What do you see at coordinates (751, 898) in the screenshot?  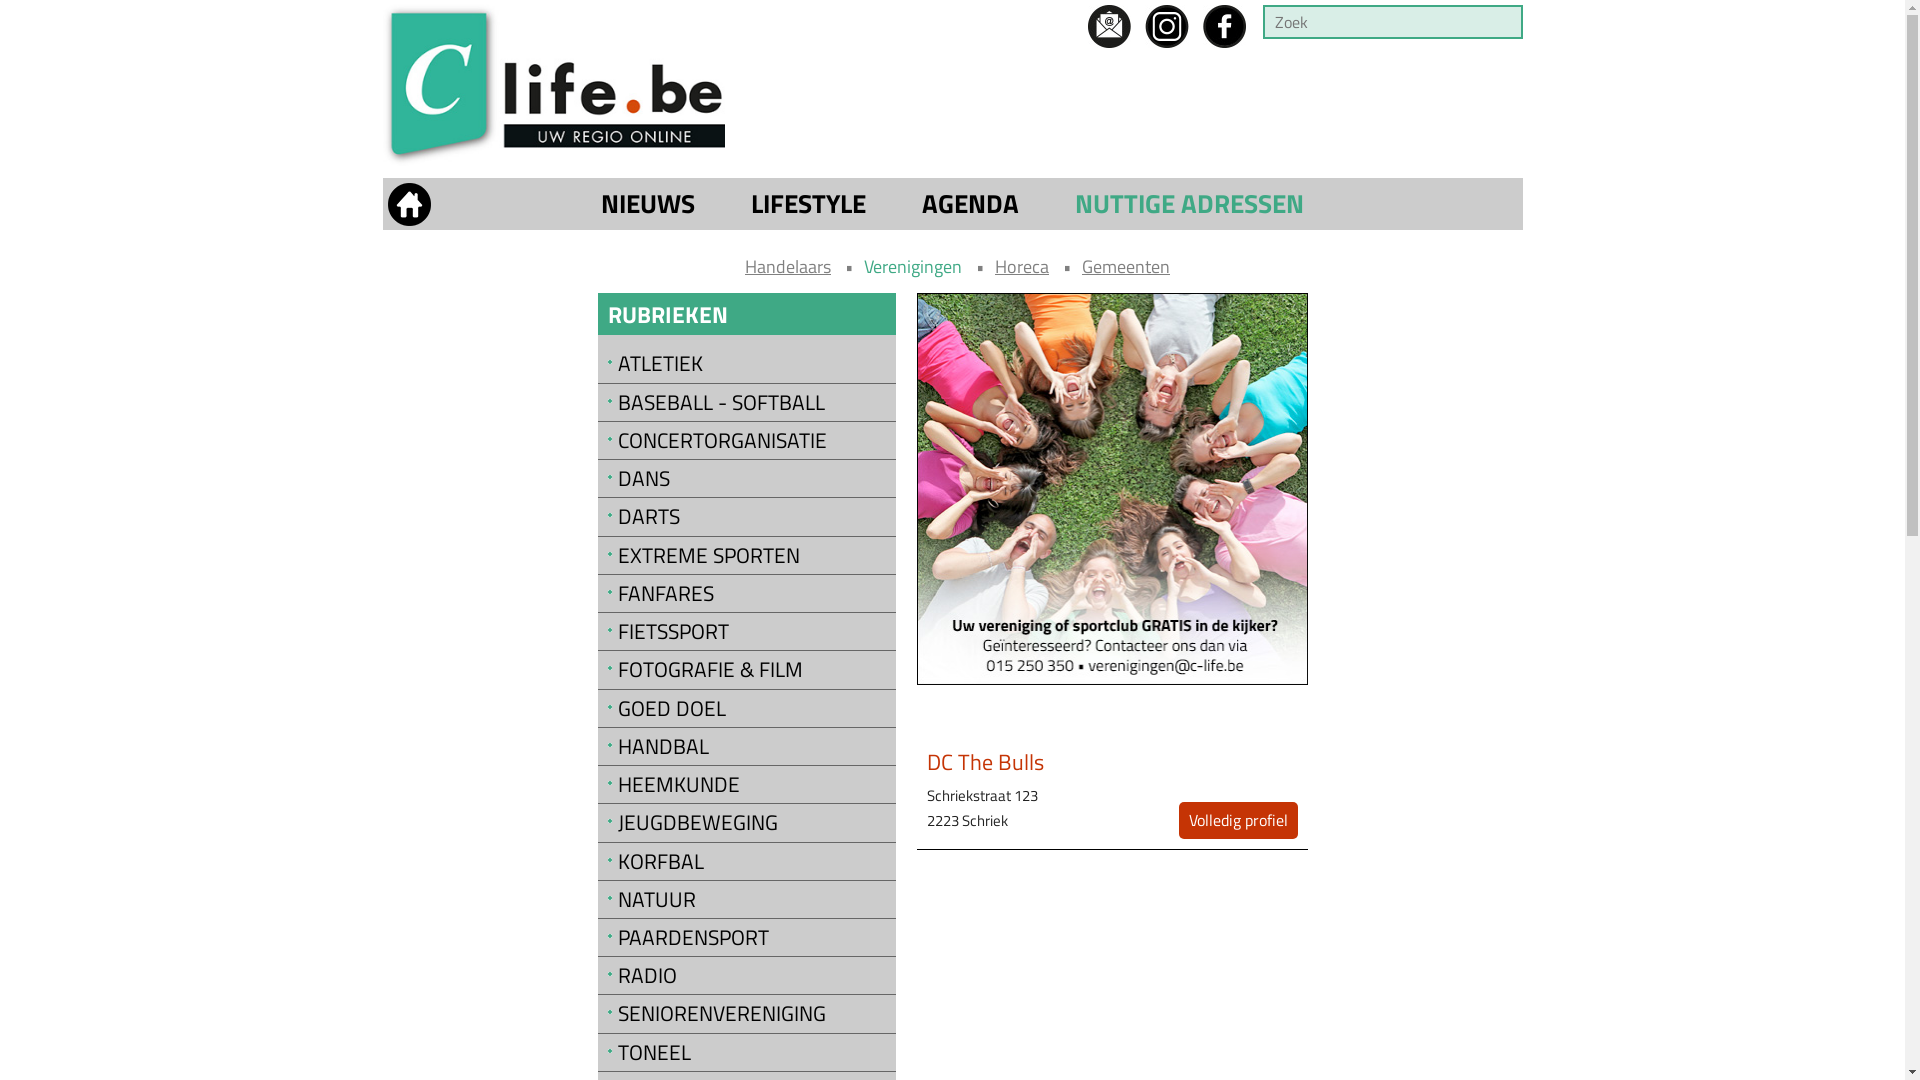 I see `'NATUUR'` at bounding box center [751, 898].